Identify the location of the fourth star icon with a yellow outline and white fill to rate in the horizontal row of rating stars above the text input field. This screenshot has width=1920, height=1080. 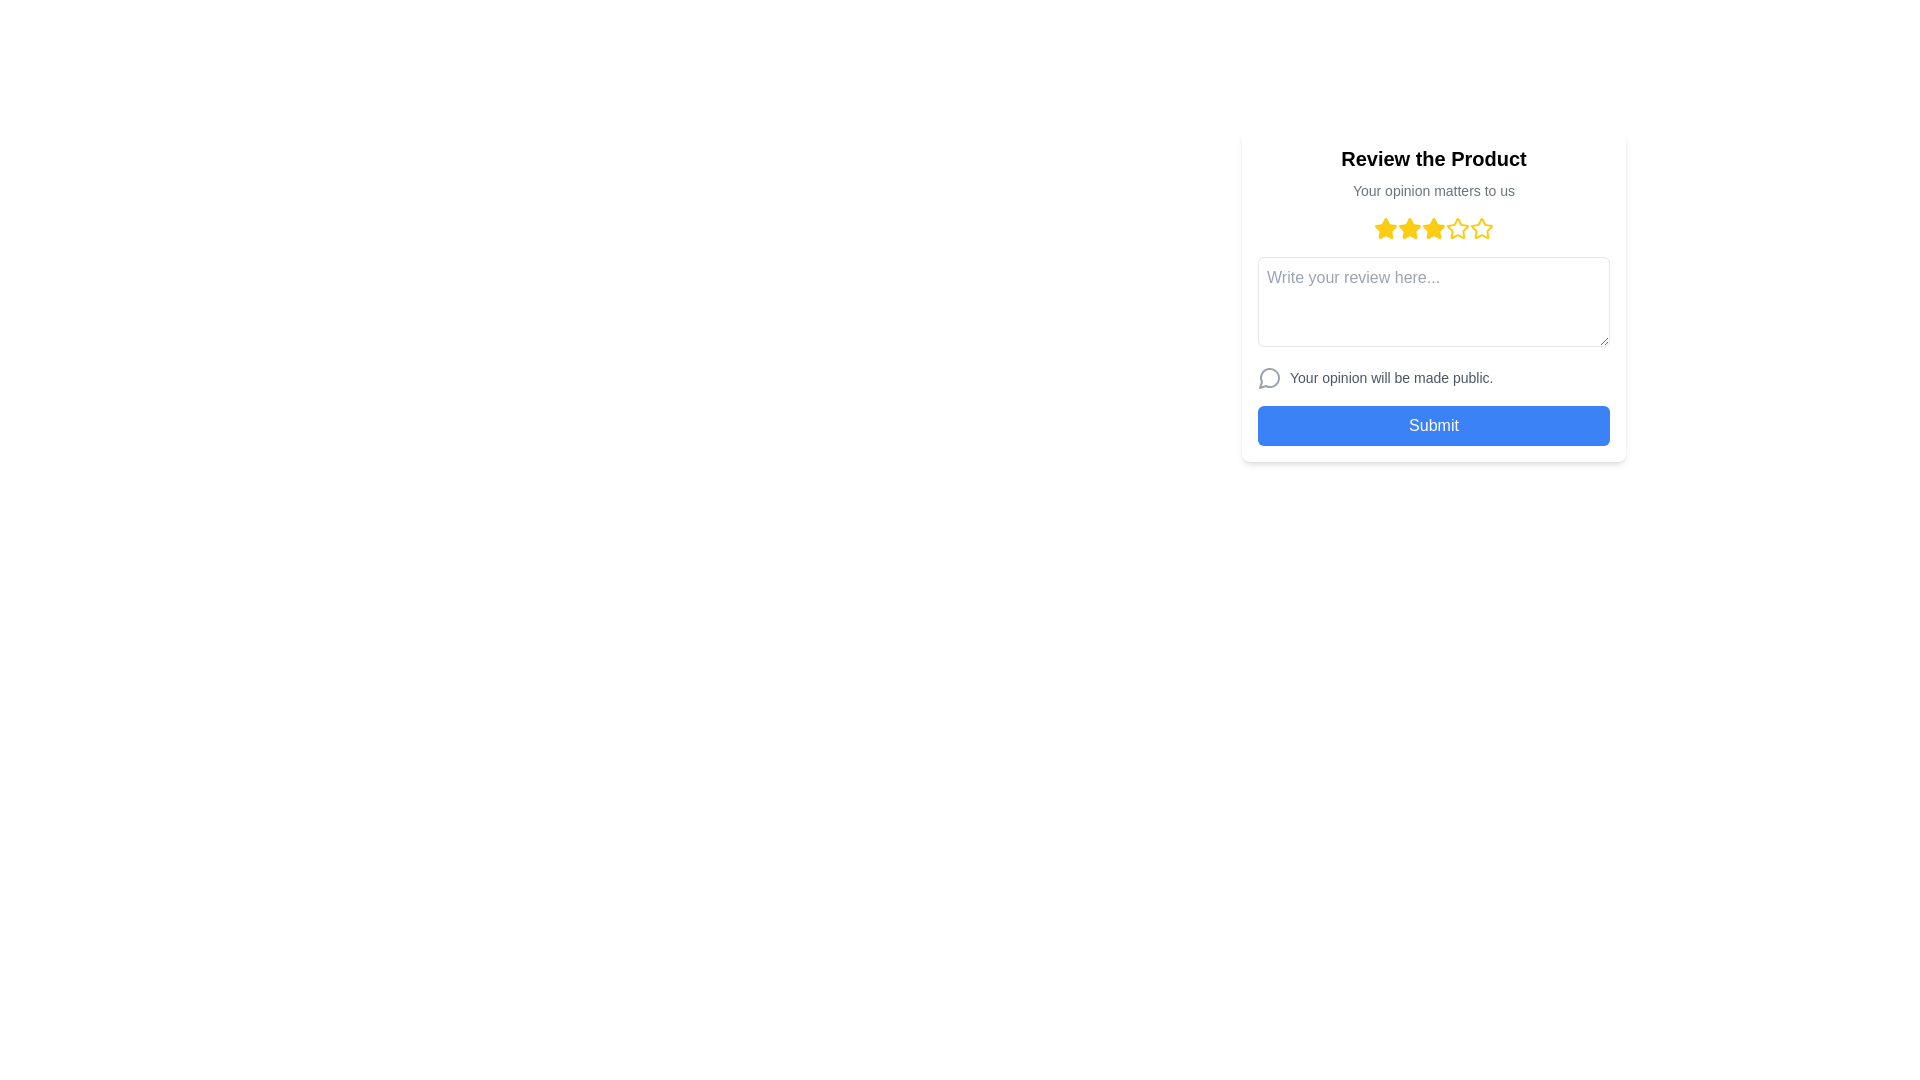
(1457, 226).